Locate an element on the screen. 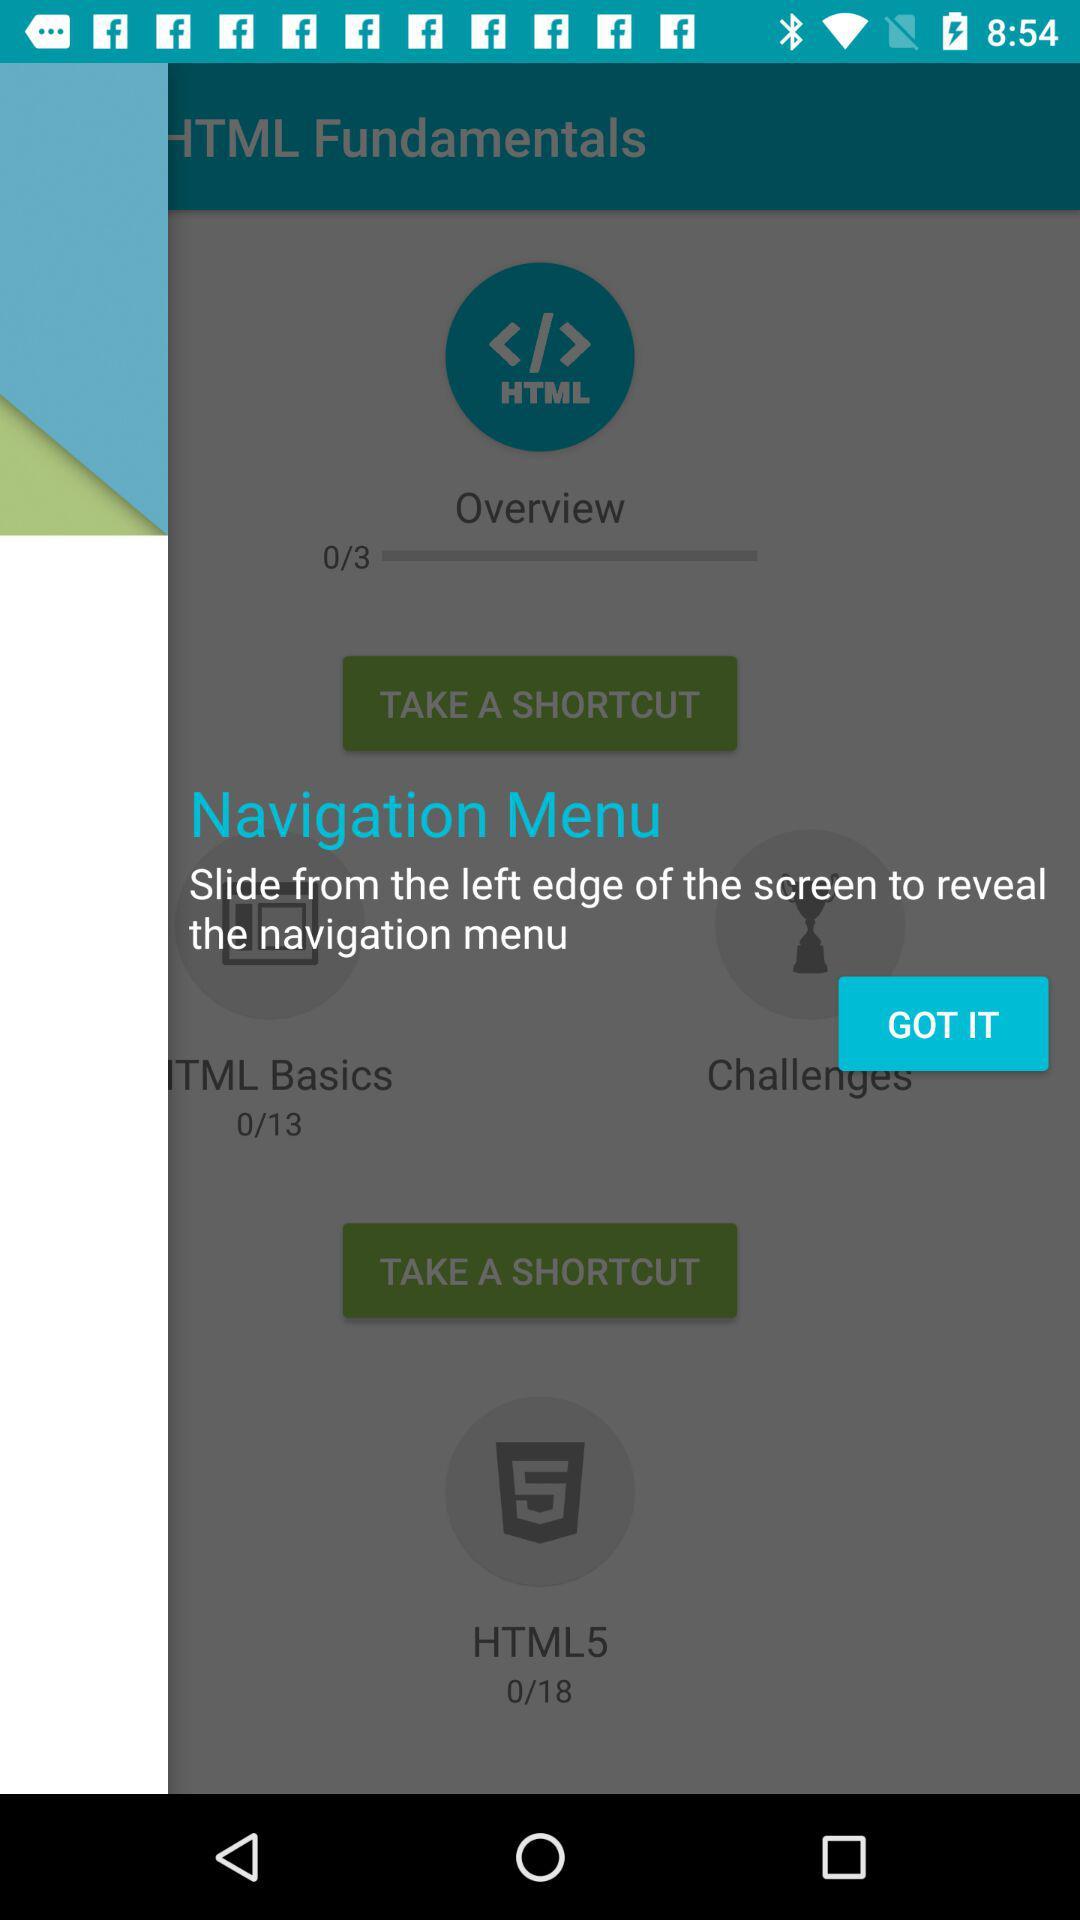  got it item is located at coordinates (943, 1023).